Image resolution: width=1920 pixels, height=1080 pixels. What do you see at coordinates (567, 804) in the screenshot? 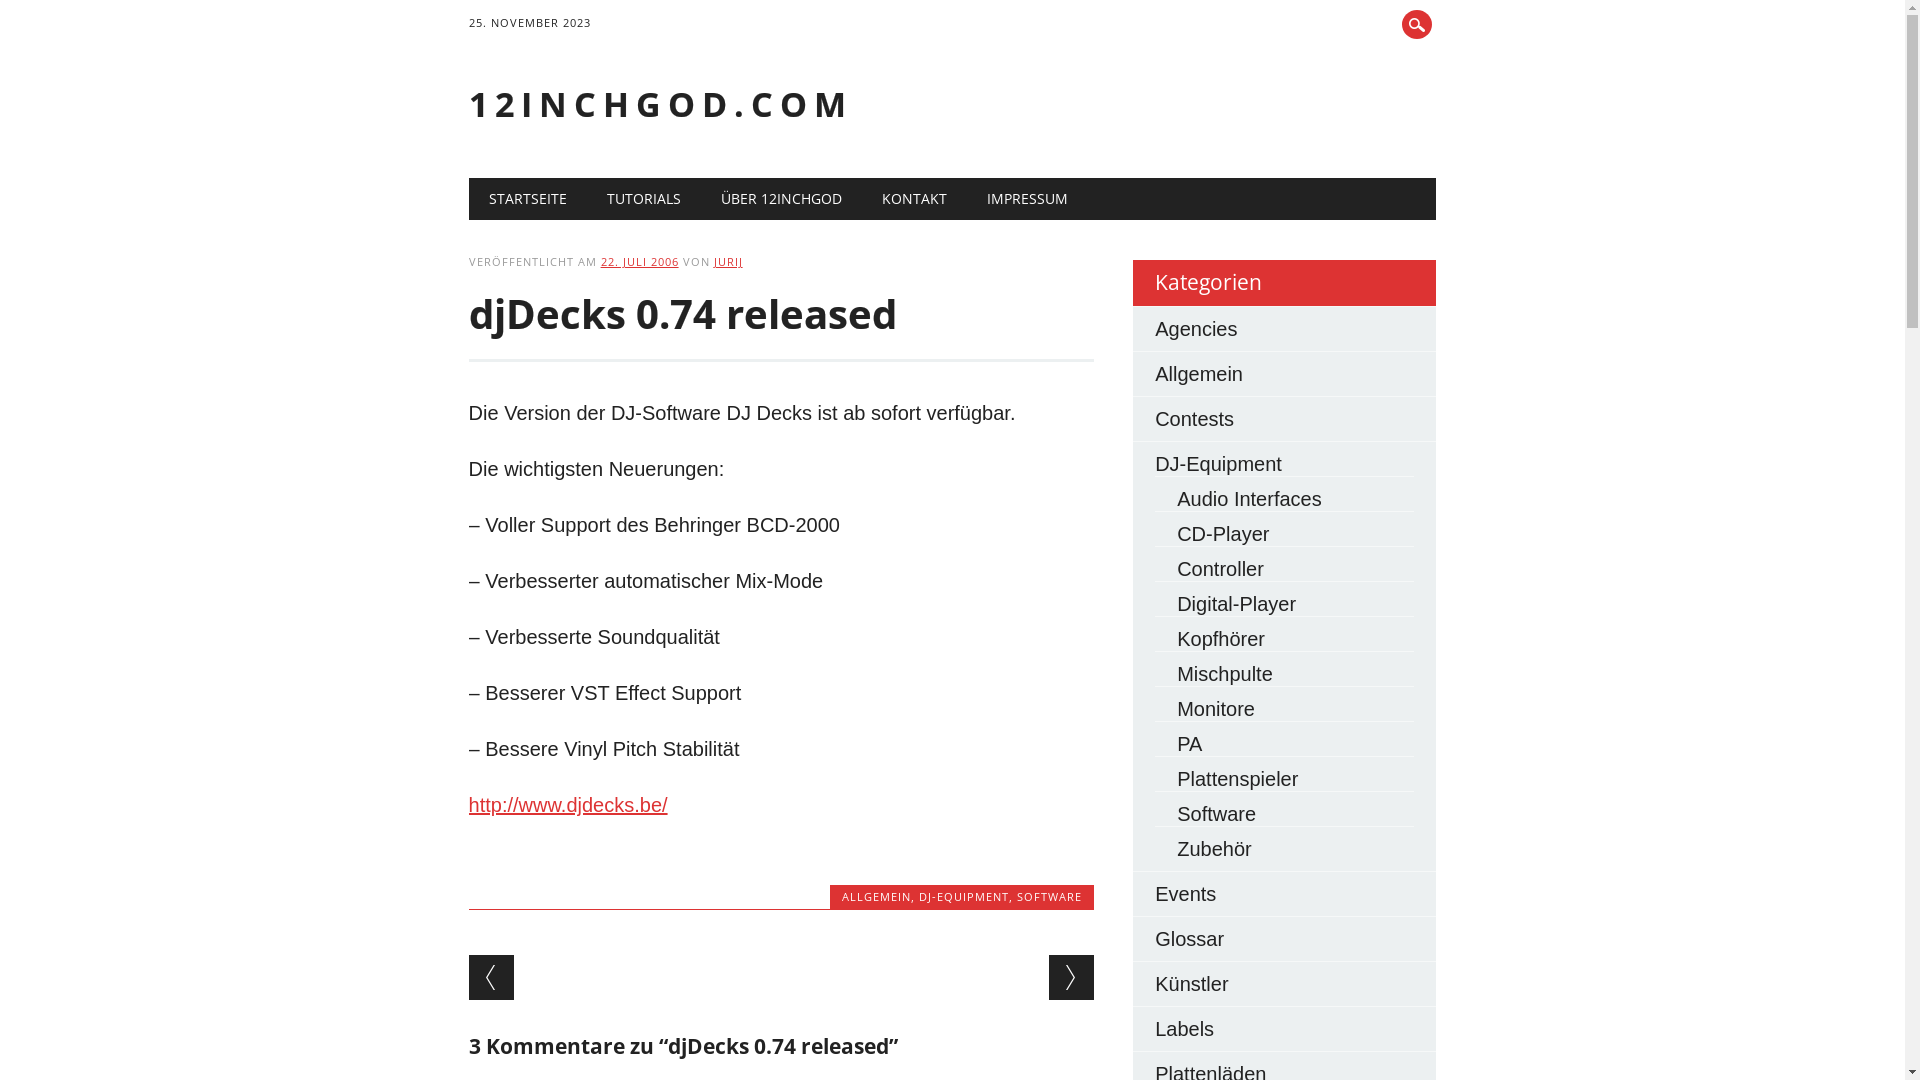
I see `'http://www.djdecks.be/'` at bounding box center [567, 804].